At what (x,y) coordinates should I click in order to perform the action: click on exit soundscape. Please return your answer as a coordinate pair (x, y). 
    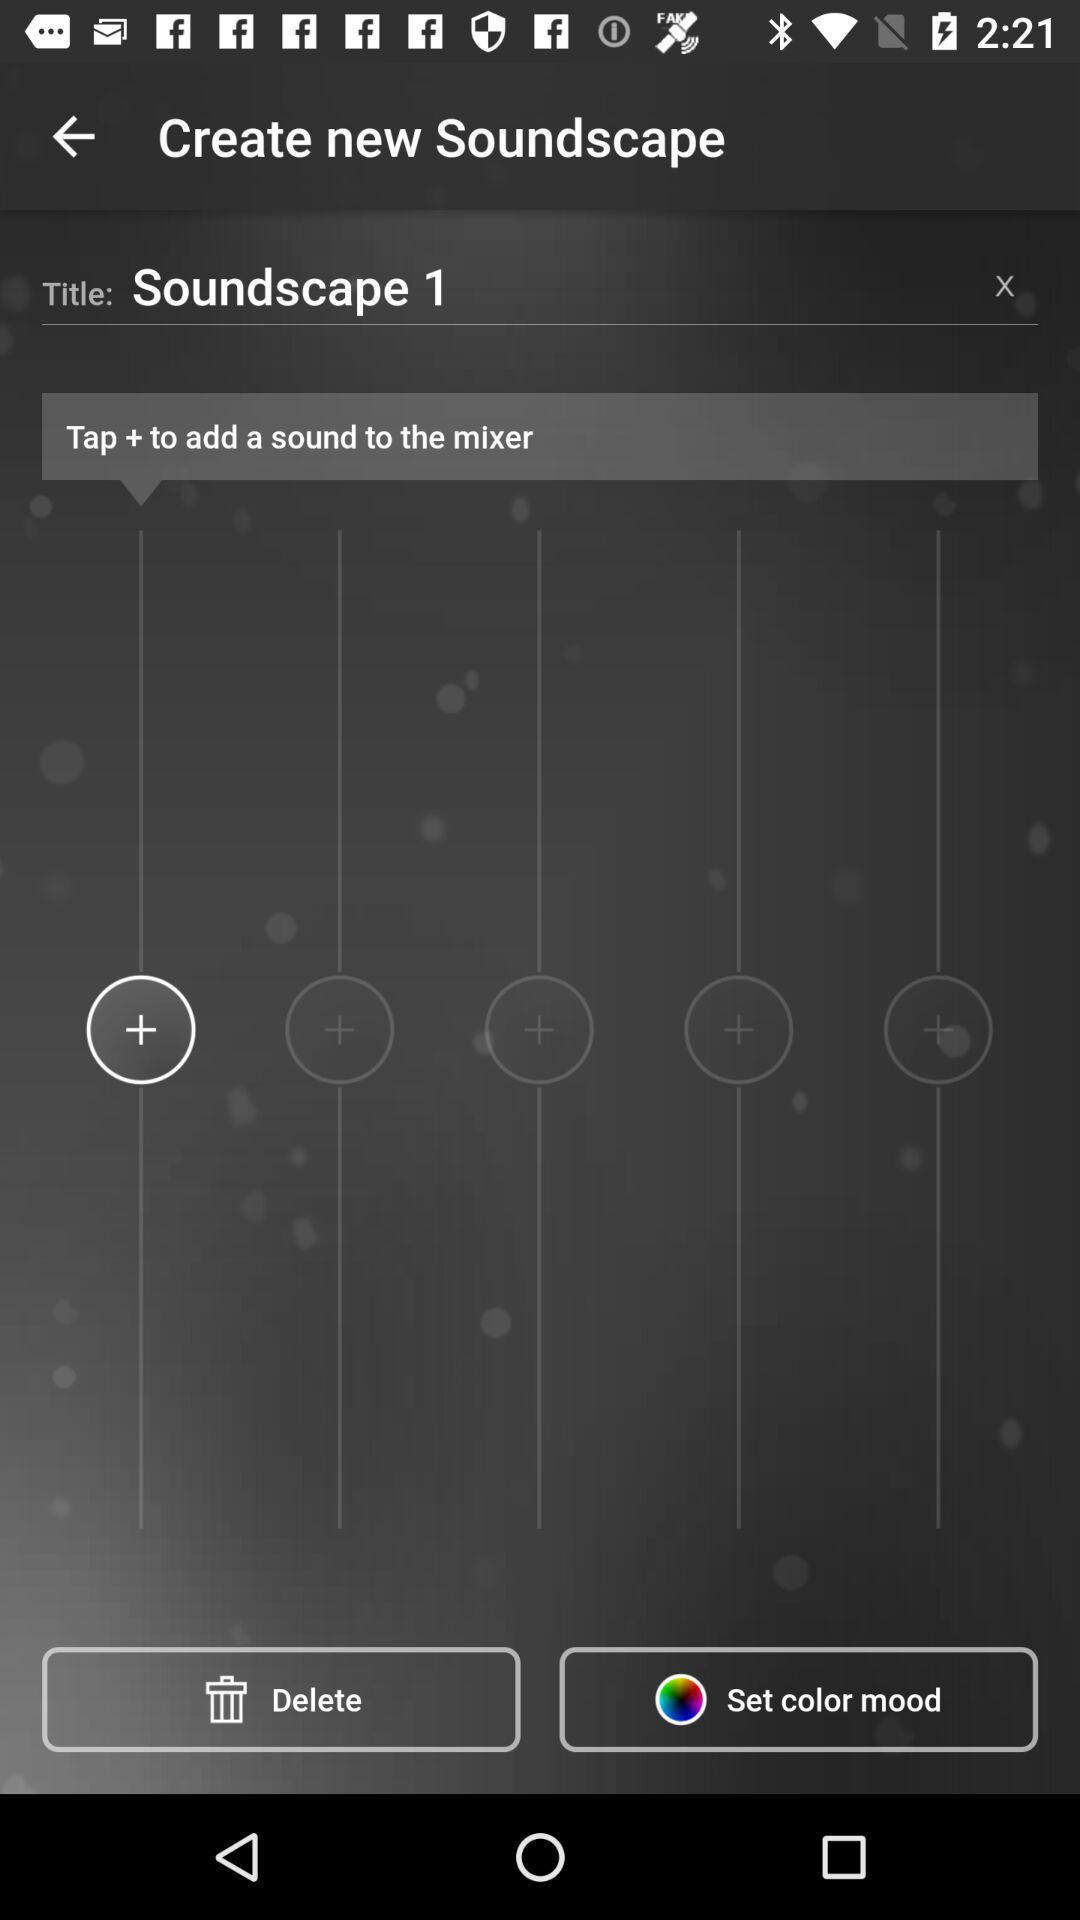
    Looking at the image, I should click on (1005, 284).